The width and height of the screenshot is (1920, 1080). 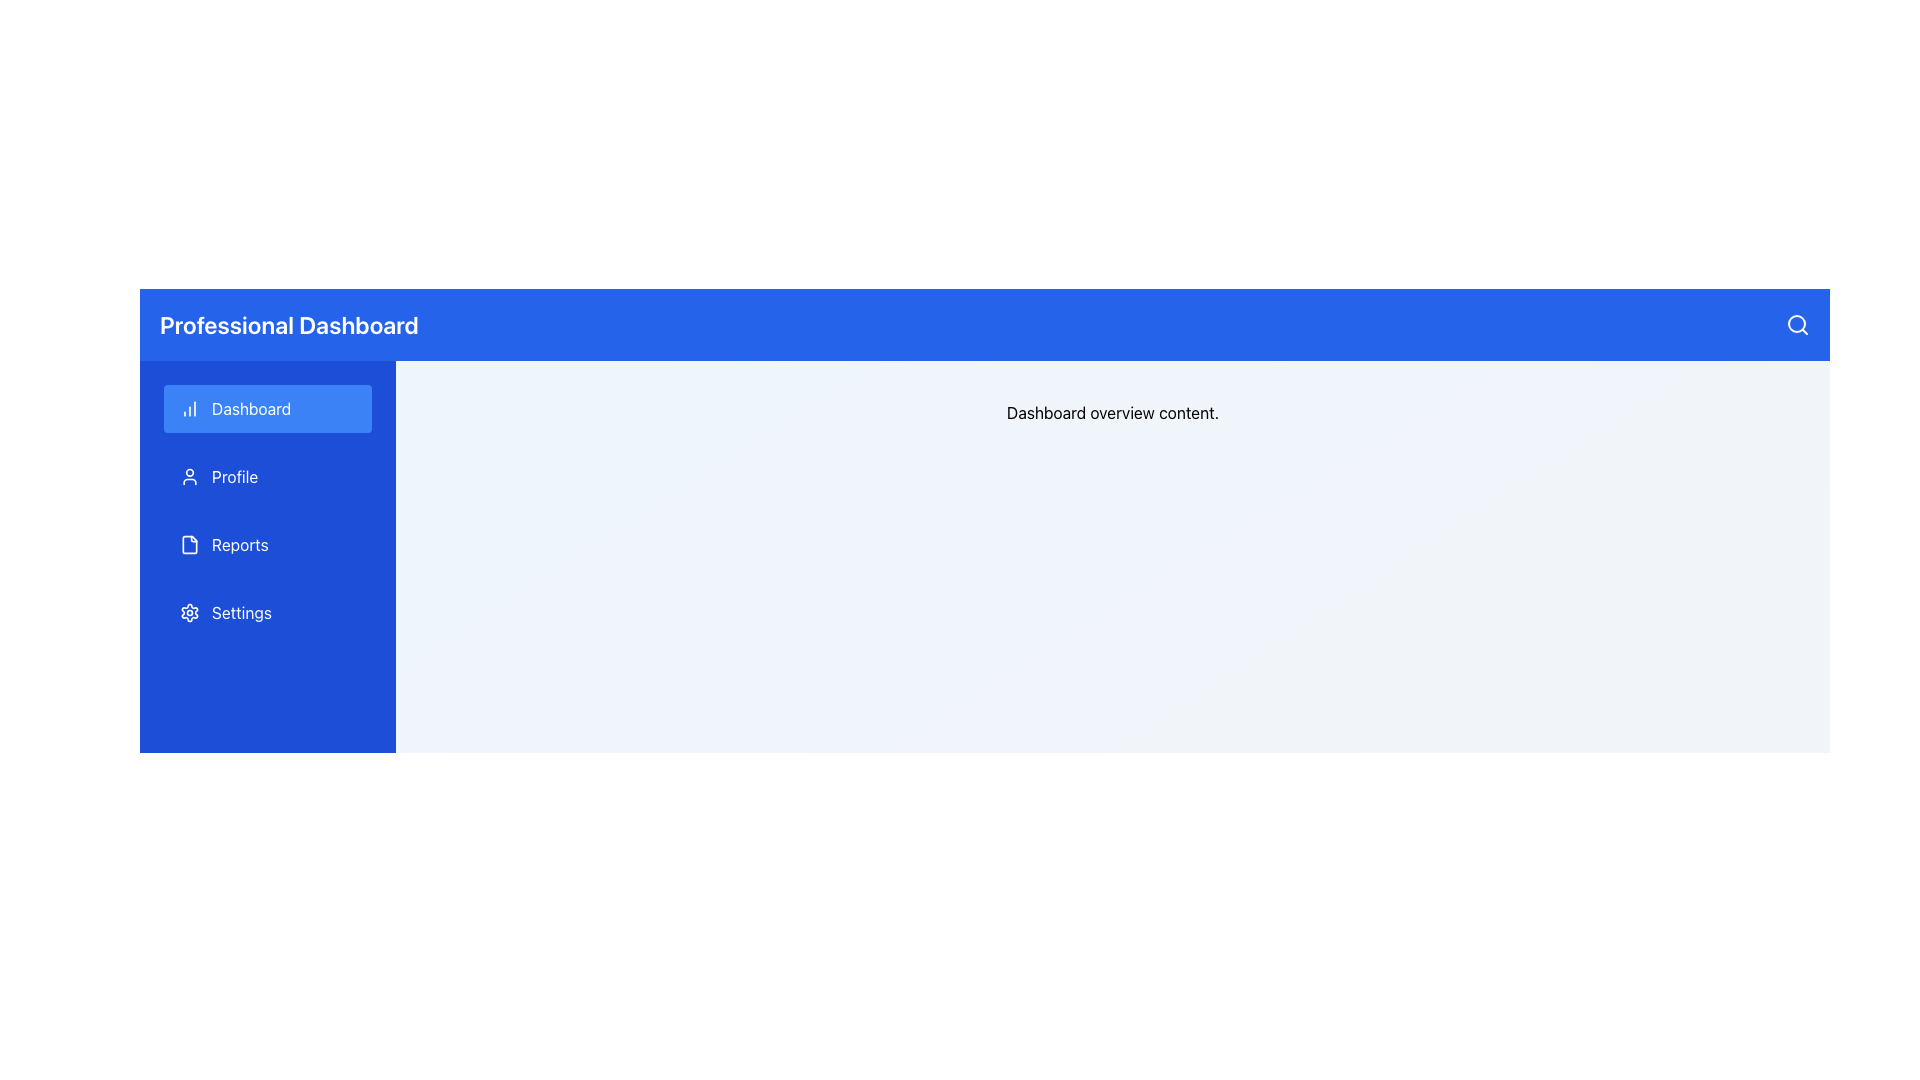 What do you see at coordinates (190, 612) in the screenshot?
I see `the central part of the gear-like icon in the settings option of the sidebar, which features rounded edges and circular patterns` at bounding box center [190, 612].